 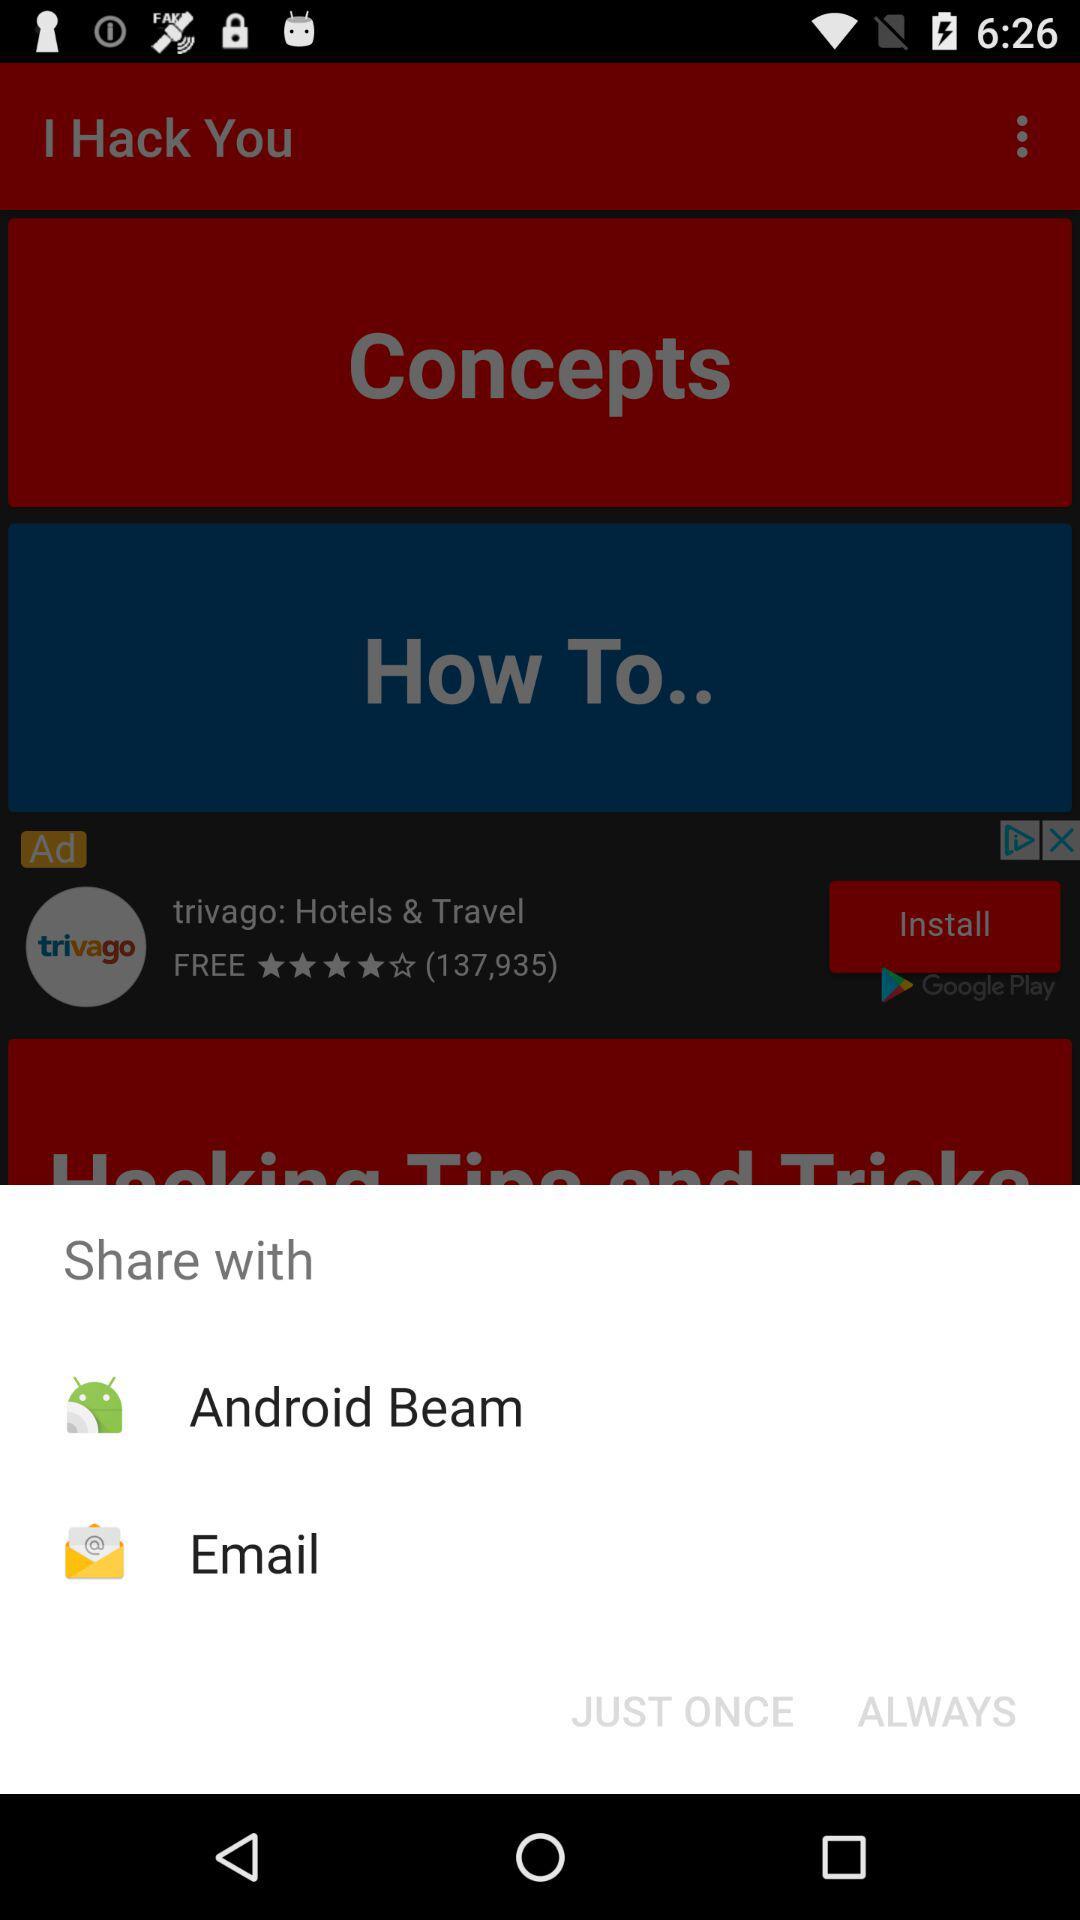 I want to click on email icon, so click(x=253, y=1551).